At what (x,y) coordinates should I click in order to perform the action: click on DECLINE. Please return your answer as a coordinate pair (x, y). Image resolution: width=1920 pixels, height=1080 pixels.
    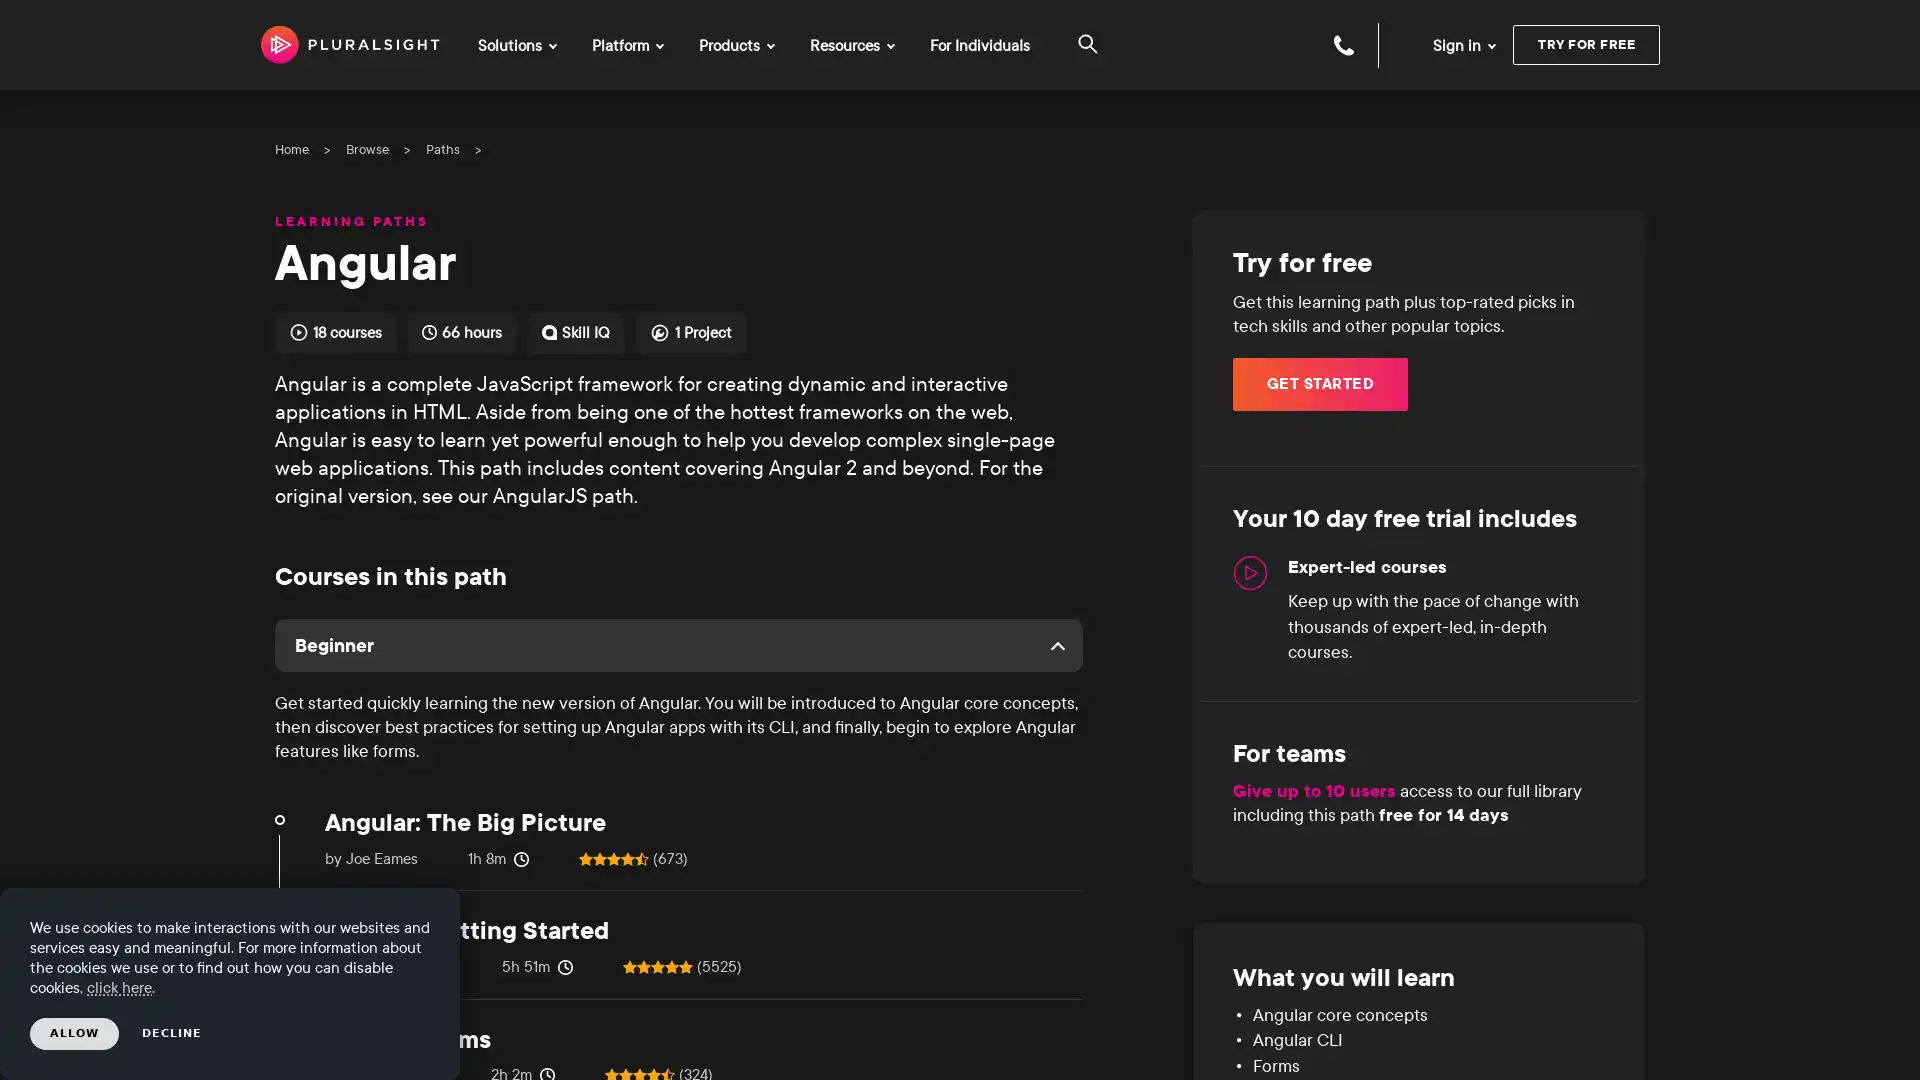
    Looking at the image, I should click on (172, 1033).